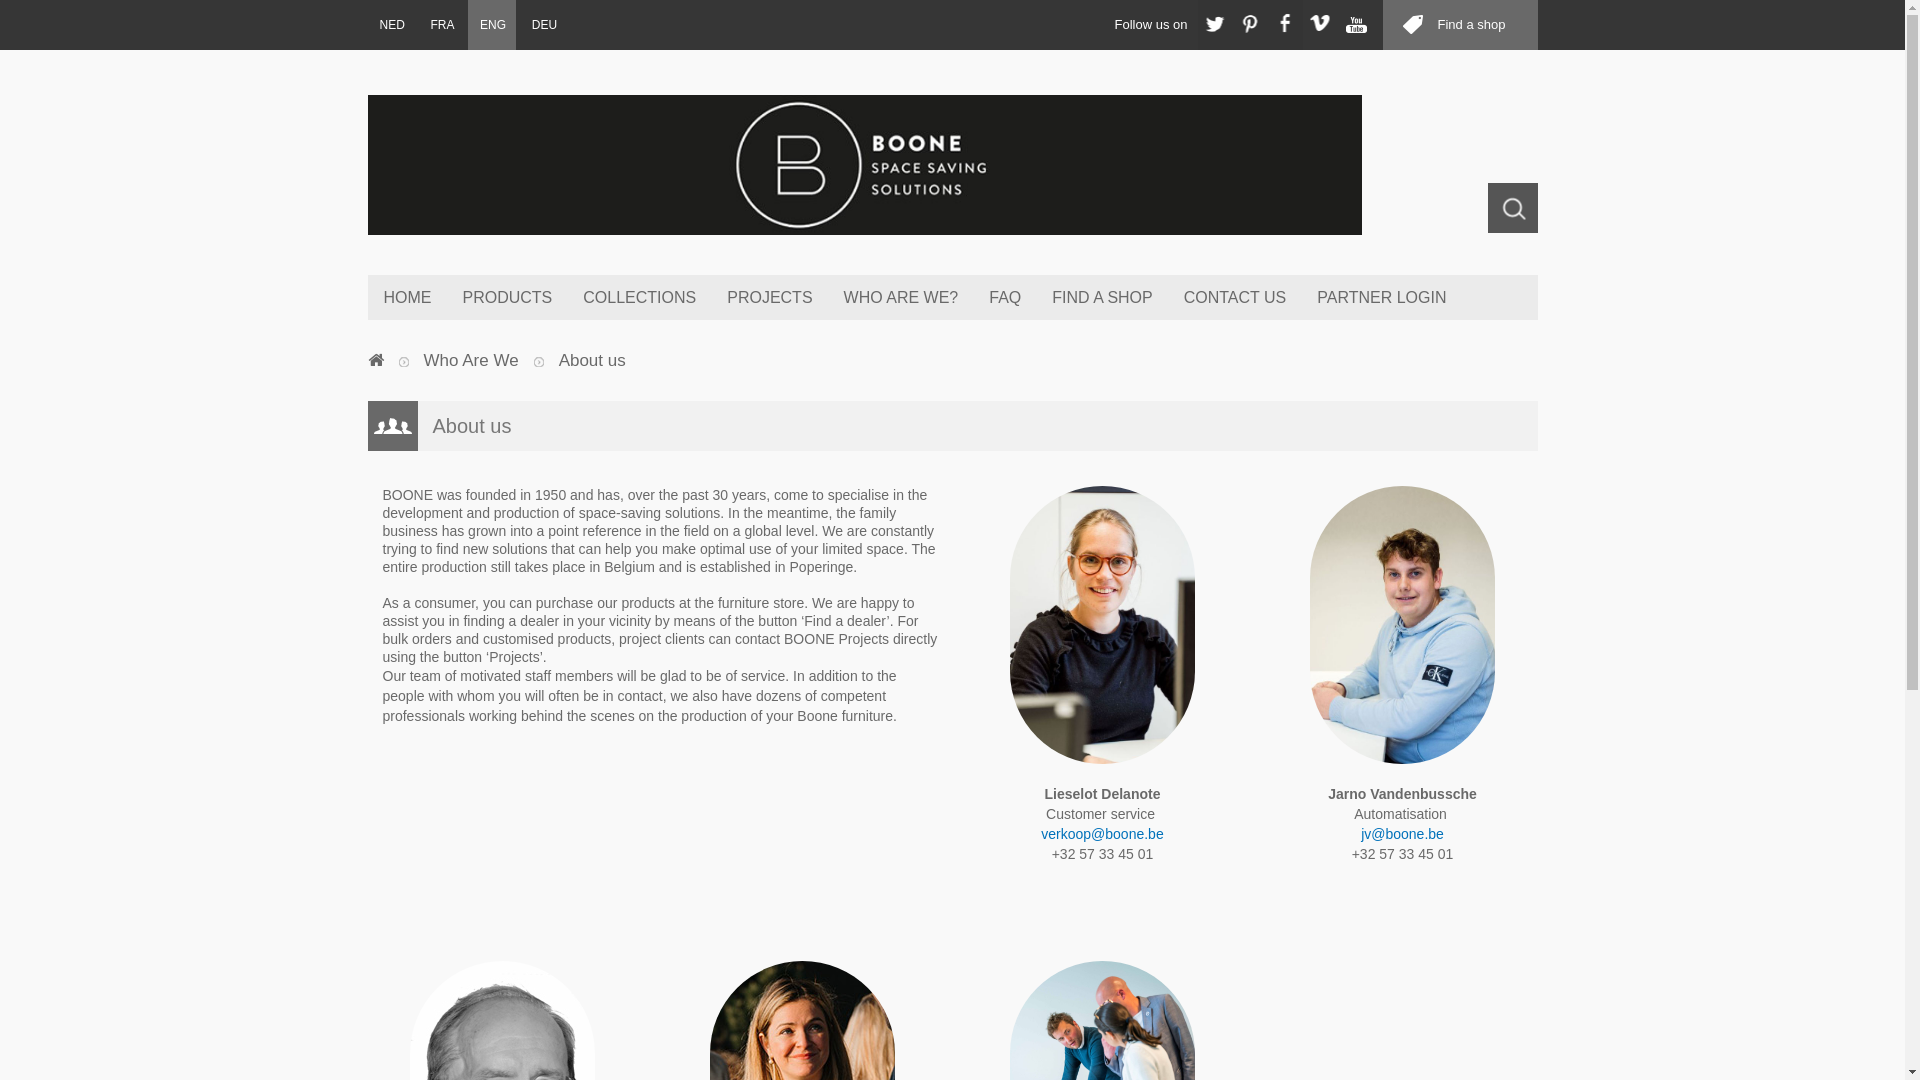  What do you see at coordinates (1233, 297) in the screenshot?
I see `'CONTACT US'` at bounding box center [1233, 297].